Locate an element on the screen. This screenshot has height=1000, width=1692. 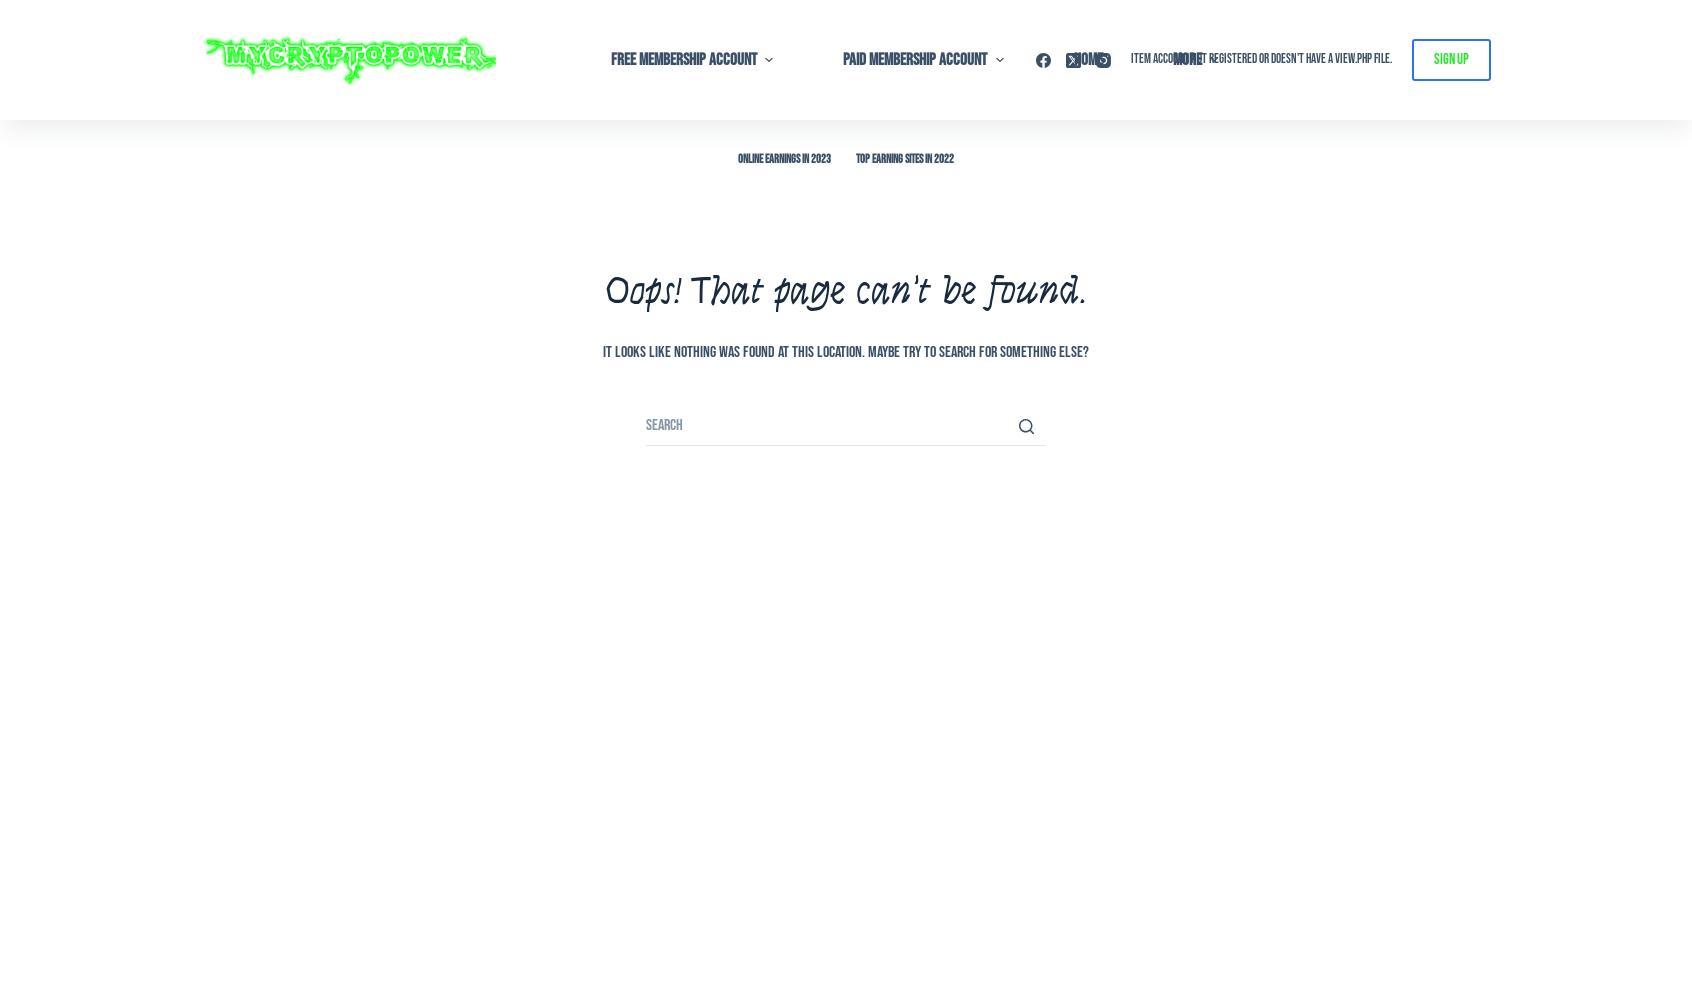
'03 – Link Up' is located at coordinates (616, 354).